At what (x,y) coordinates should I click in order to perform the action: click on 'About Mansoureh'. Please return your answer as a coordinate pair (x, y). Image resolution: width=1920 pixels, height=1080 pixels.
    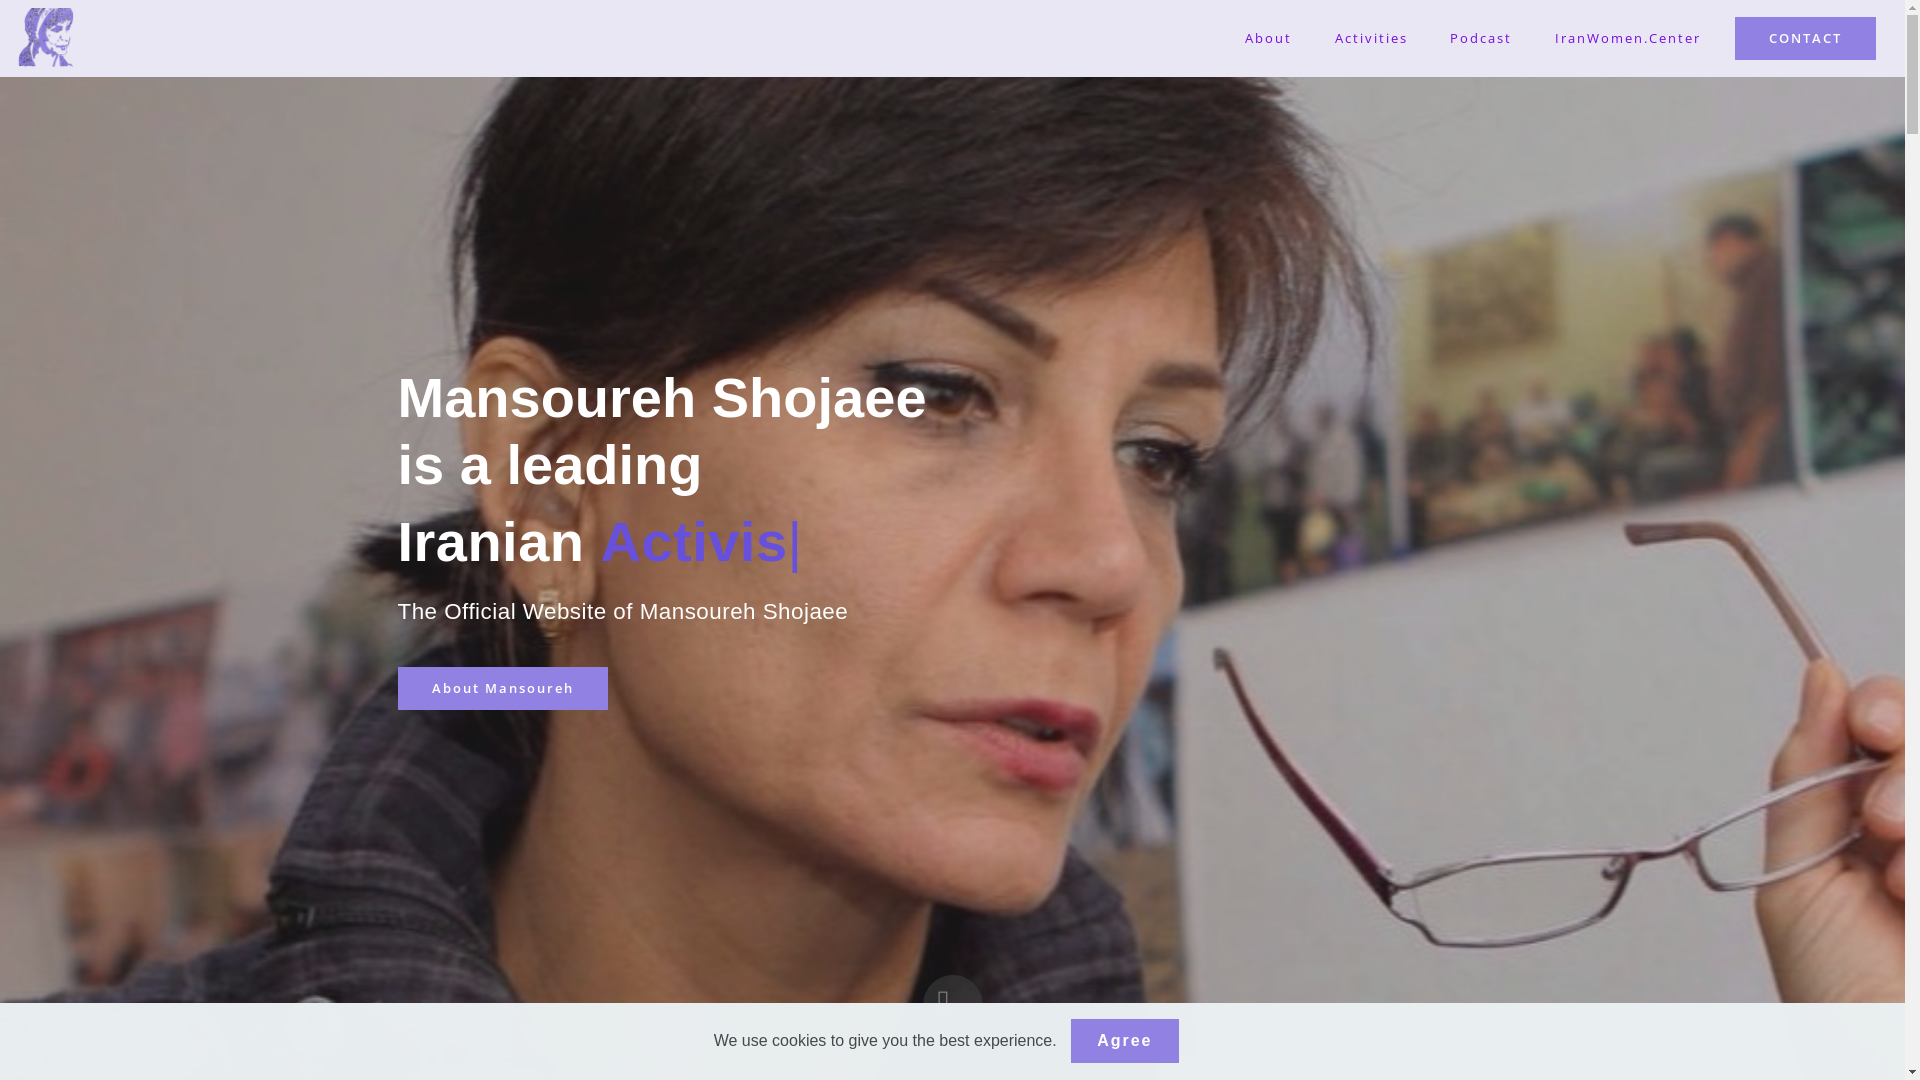
    Looking at the image, I should click on (503, 686).